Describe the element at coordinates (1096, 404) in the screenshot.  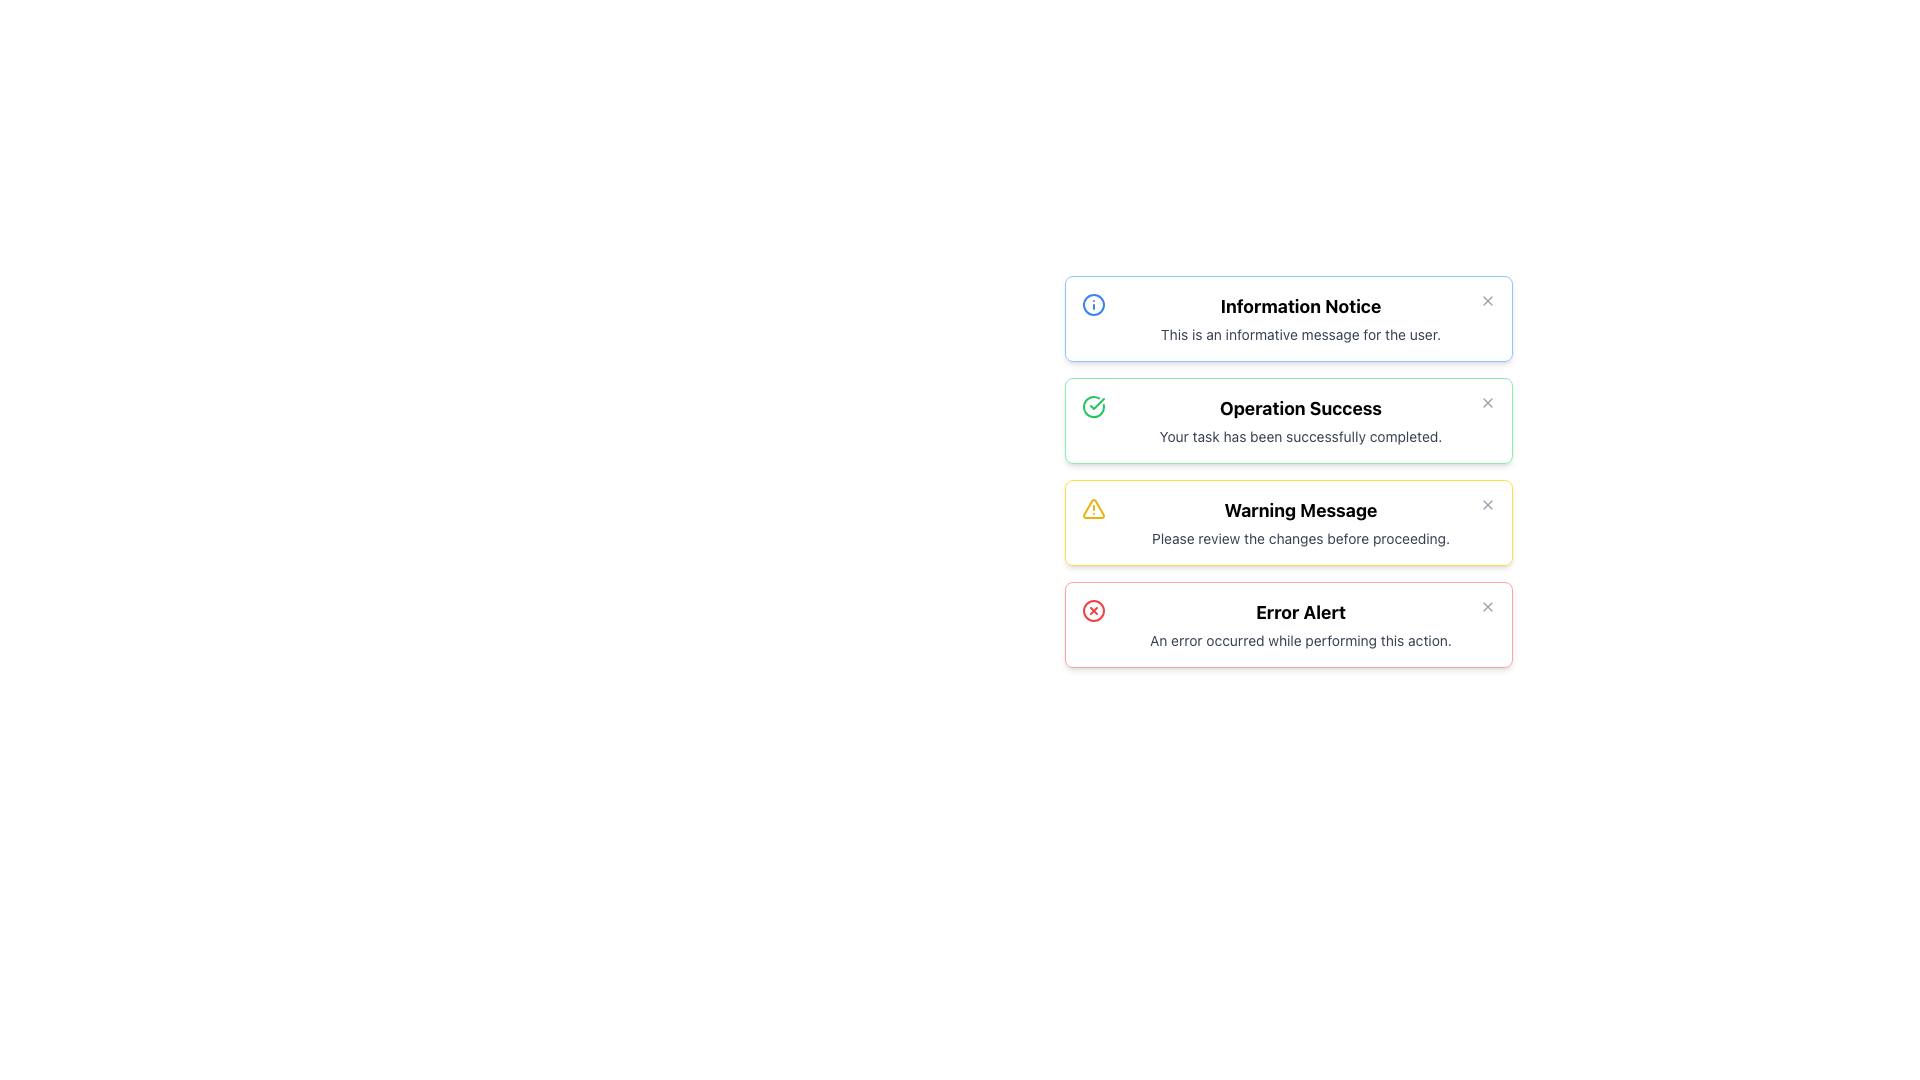
I see `the checkmark icon located inside the second notification box titled 'Operation Success', positioned to the left of the text content` at that location.